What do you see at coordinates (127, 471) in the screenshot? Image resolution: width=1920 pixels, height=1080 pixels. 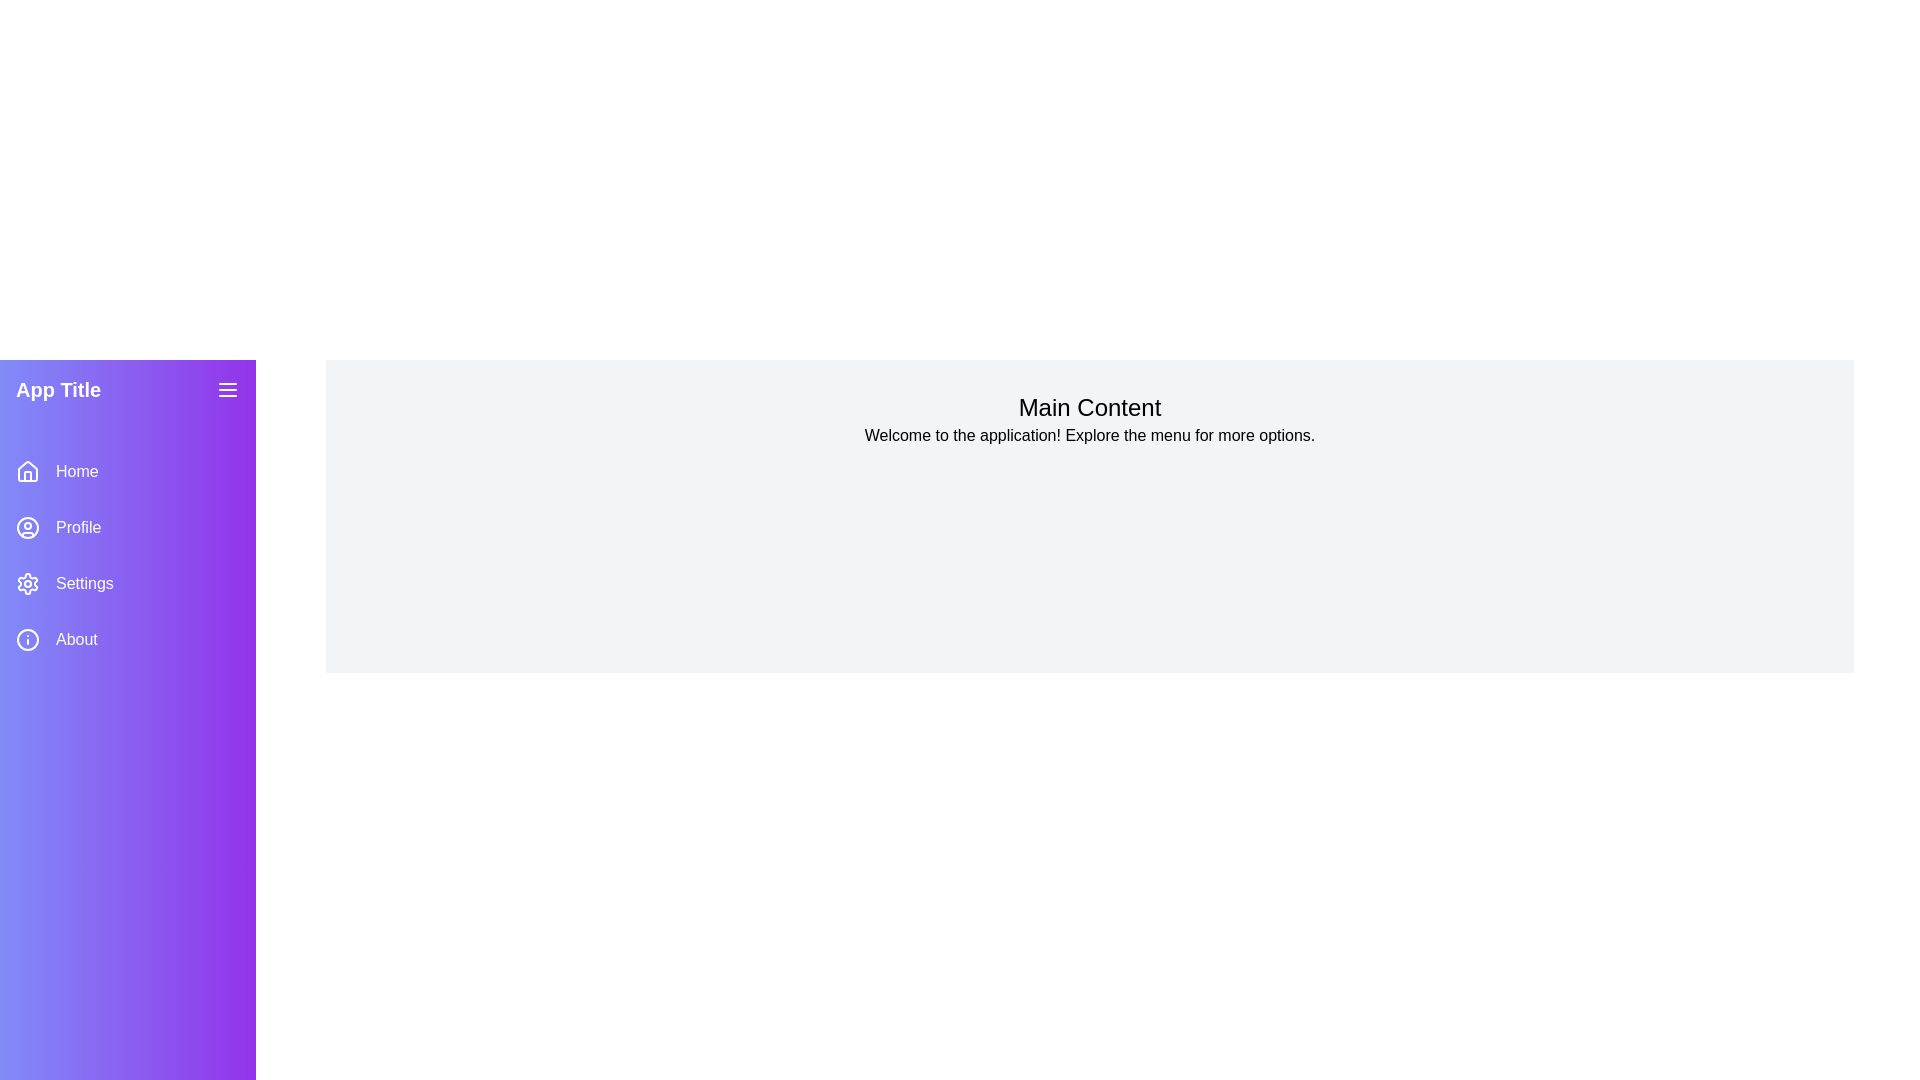 I see `the sidebar menu item labeled Home to navigate to the corresponding section` at bounding box center [127, 471].